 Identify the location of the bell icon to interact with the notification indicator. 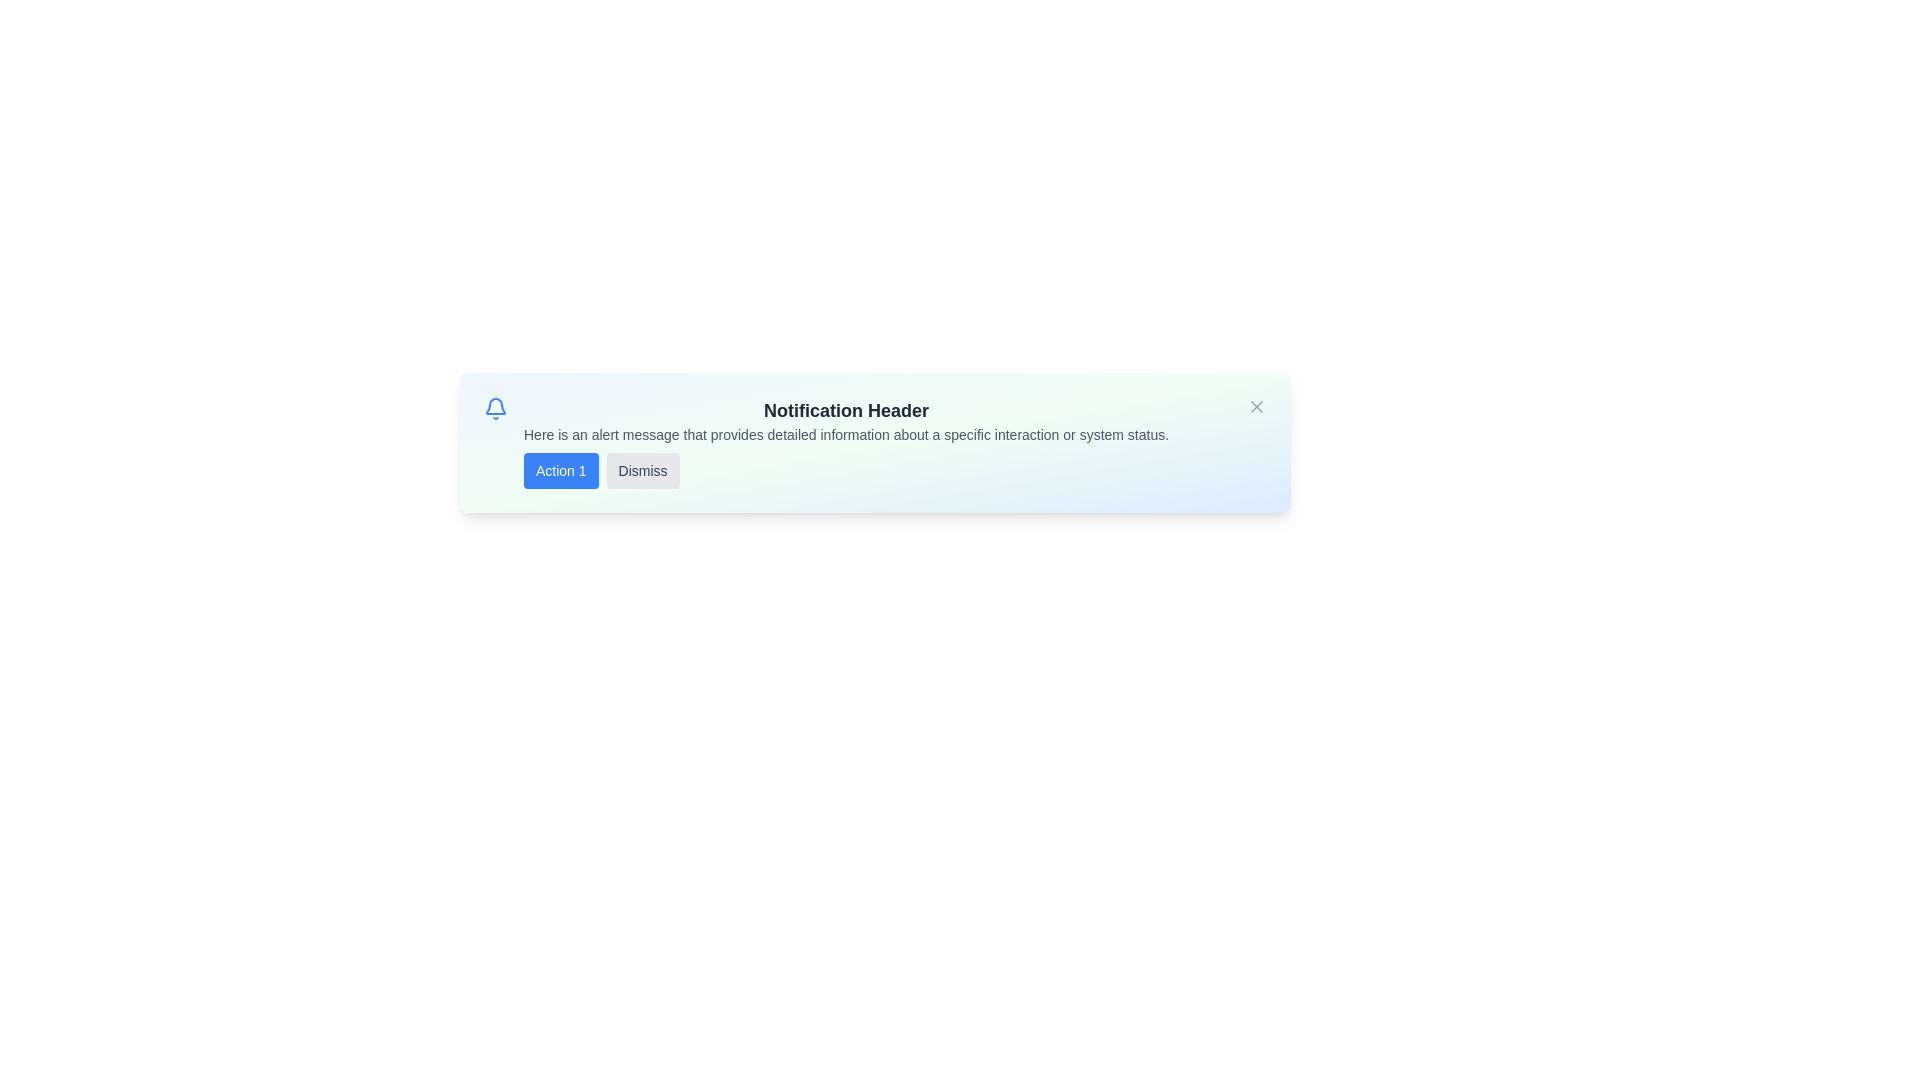
(495, 407).